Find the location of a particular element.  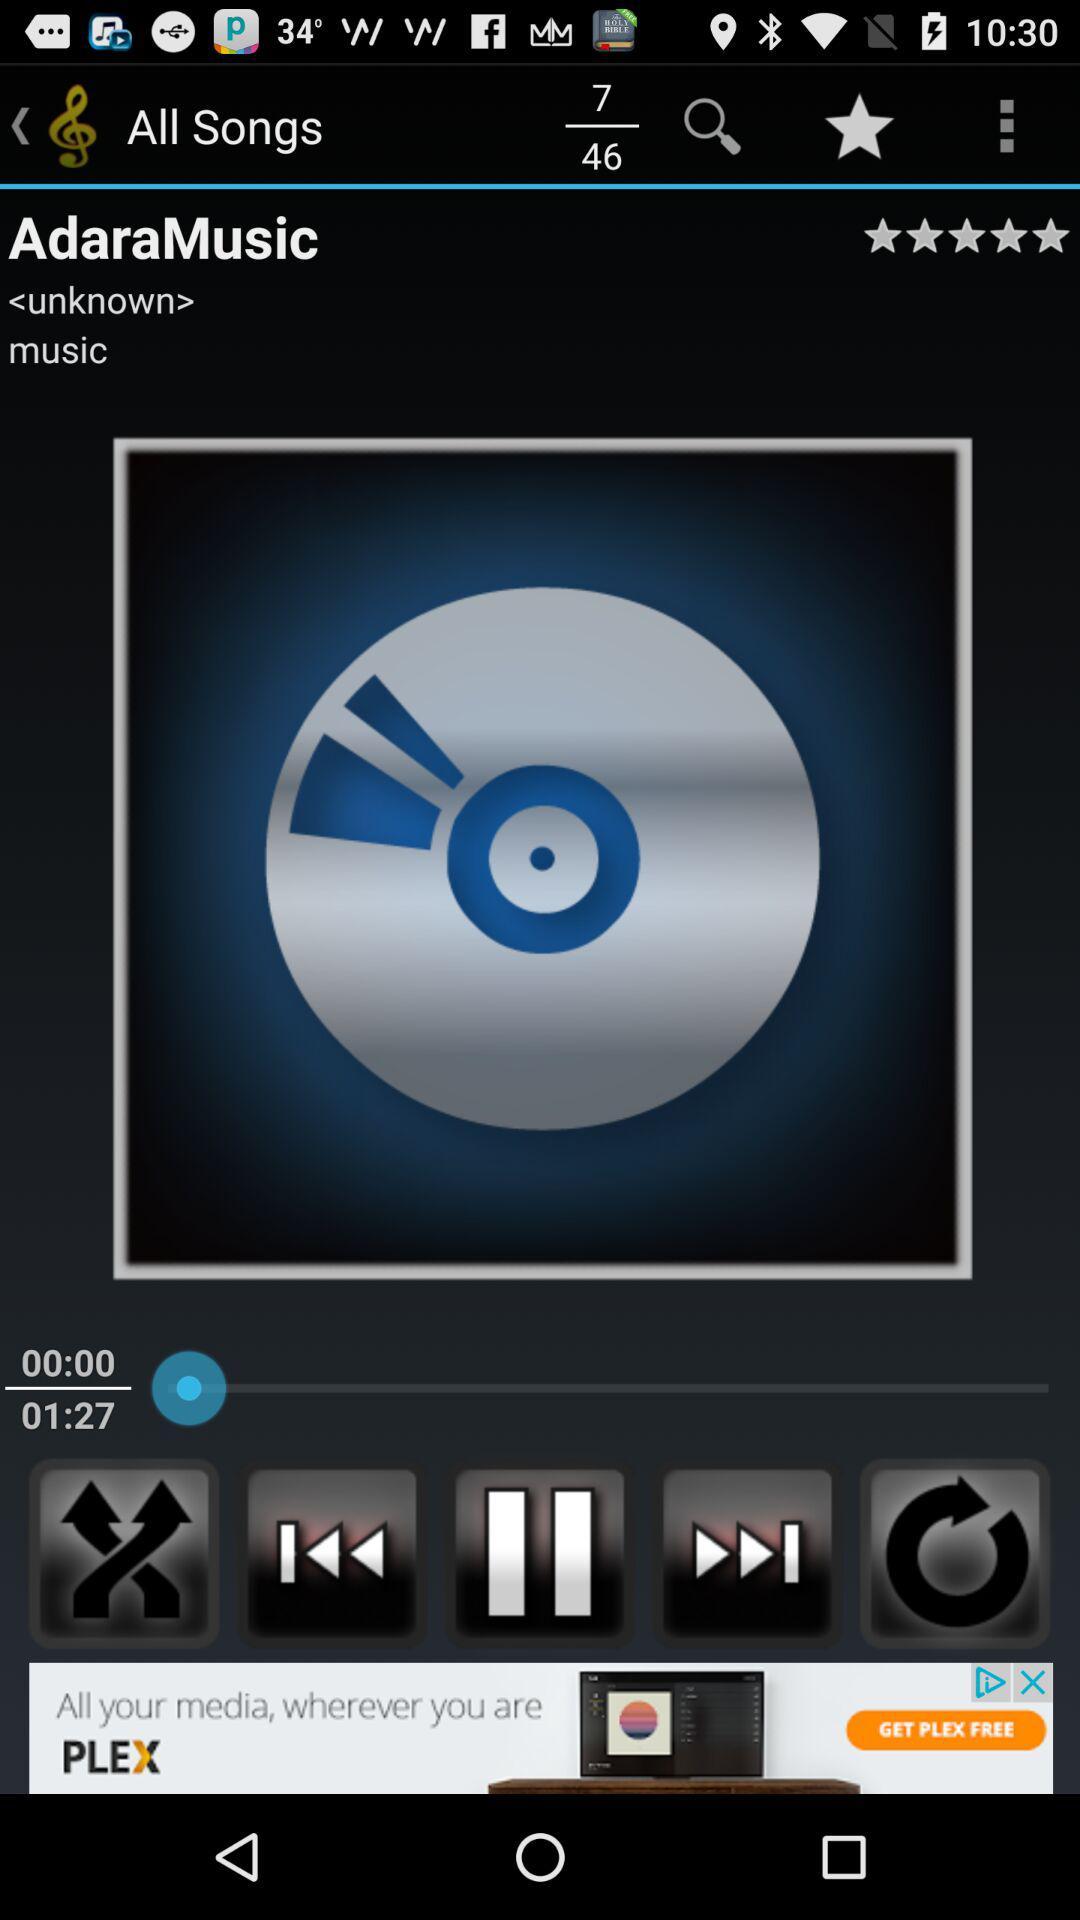

plex advertisement link is located at coordinates (540, 1727).